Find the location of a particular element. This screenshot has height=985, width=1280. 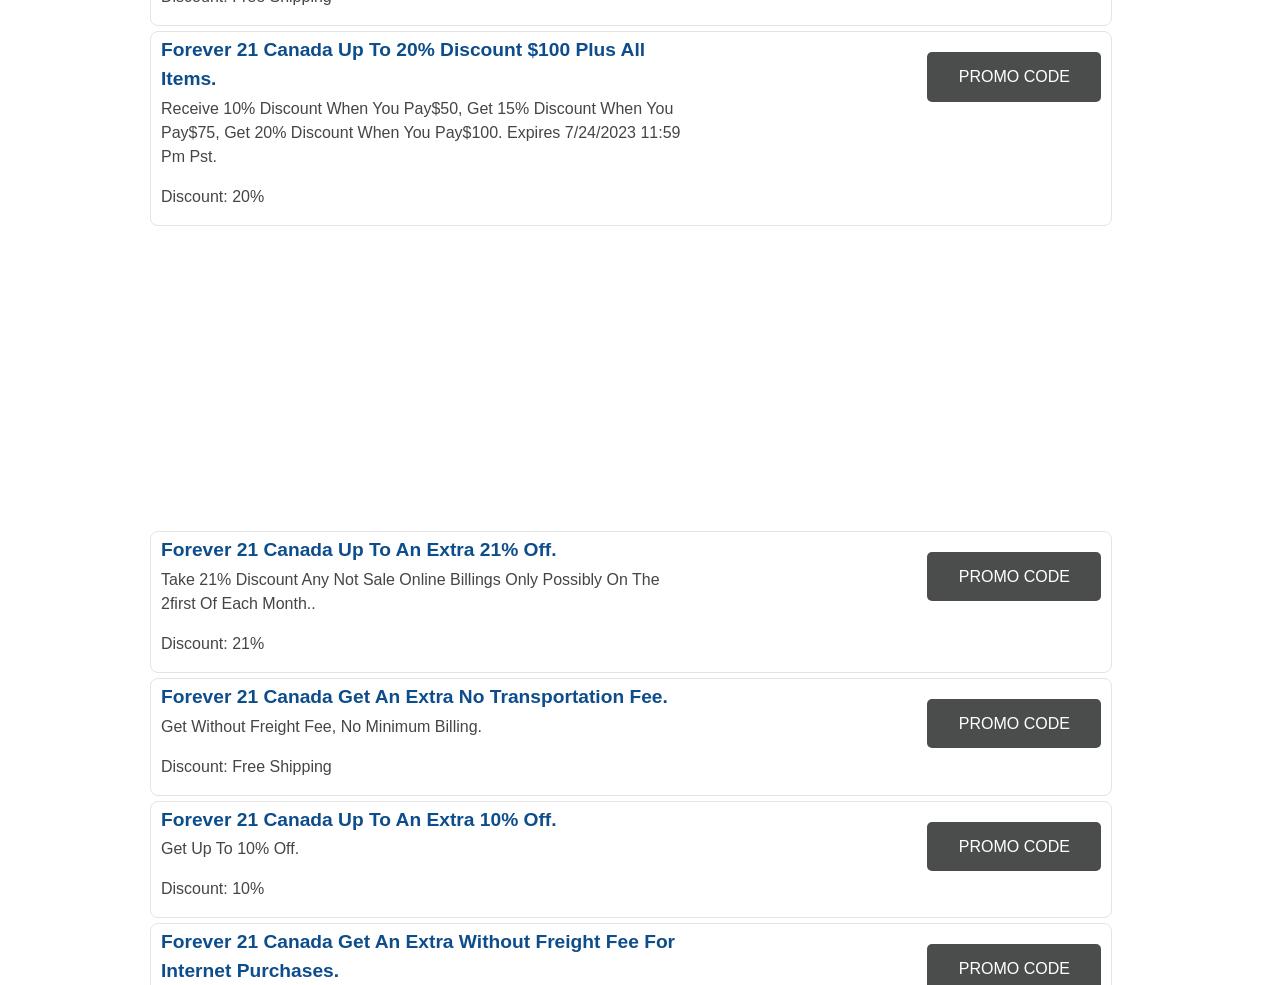

'Forever 21 Canada Up To 20% Discount $100 Plus All Items.' is located at coordinates (401, 63).